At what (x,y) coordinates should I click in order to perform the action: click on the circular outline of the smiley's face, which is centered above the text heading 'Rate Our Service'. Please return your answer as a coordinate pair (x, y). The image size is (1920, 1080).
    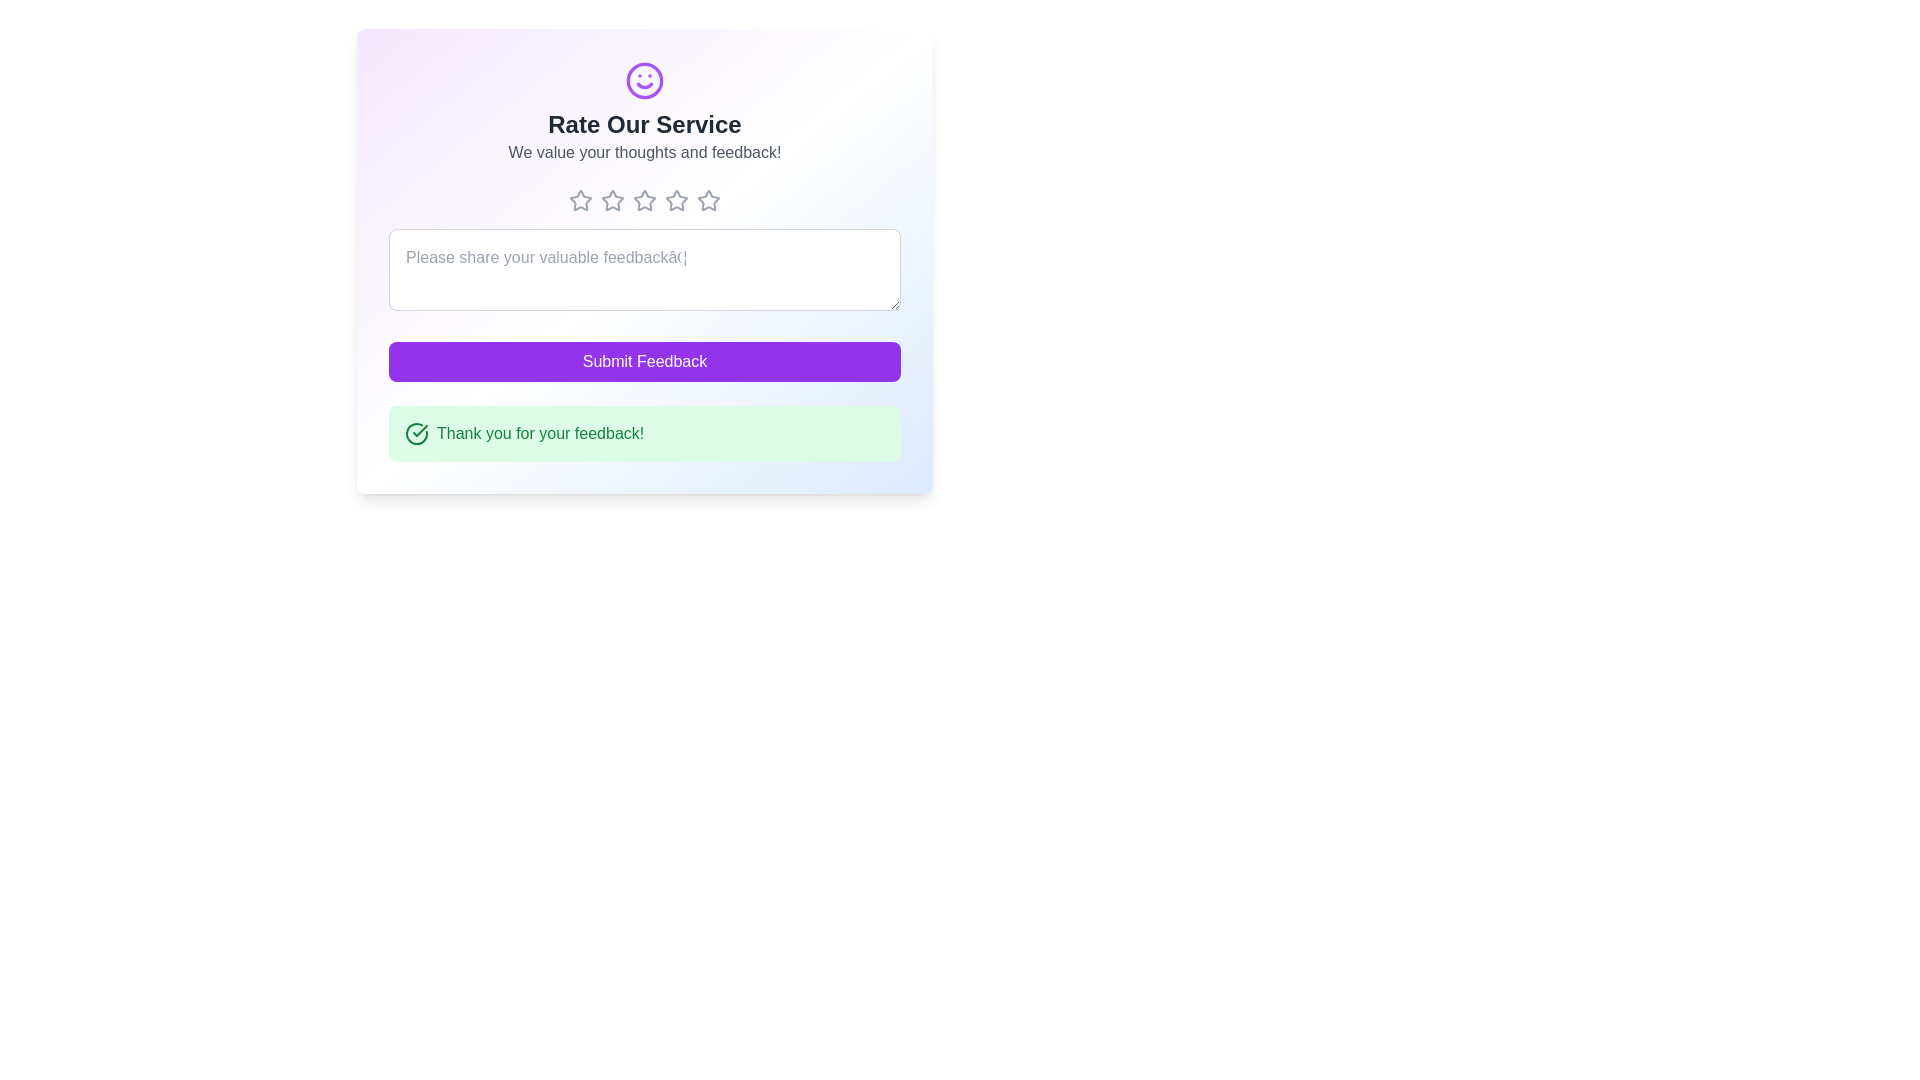
    Looking at the image, I should click on (644, 80).